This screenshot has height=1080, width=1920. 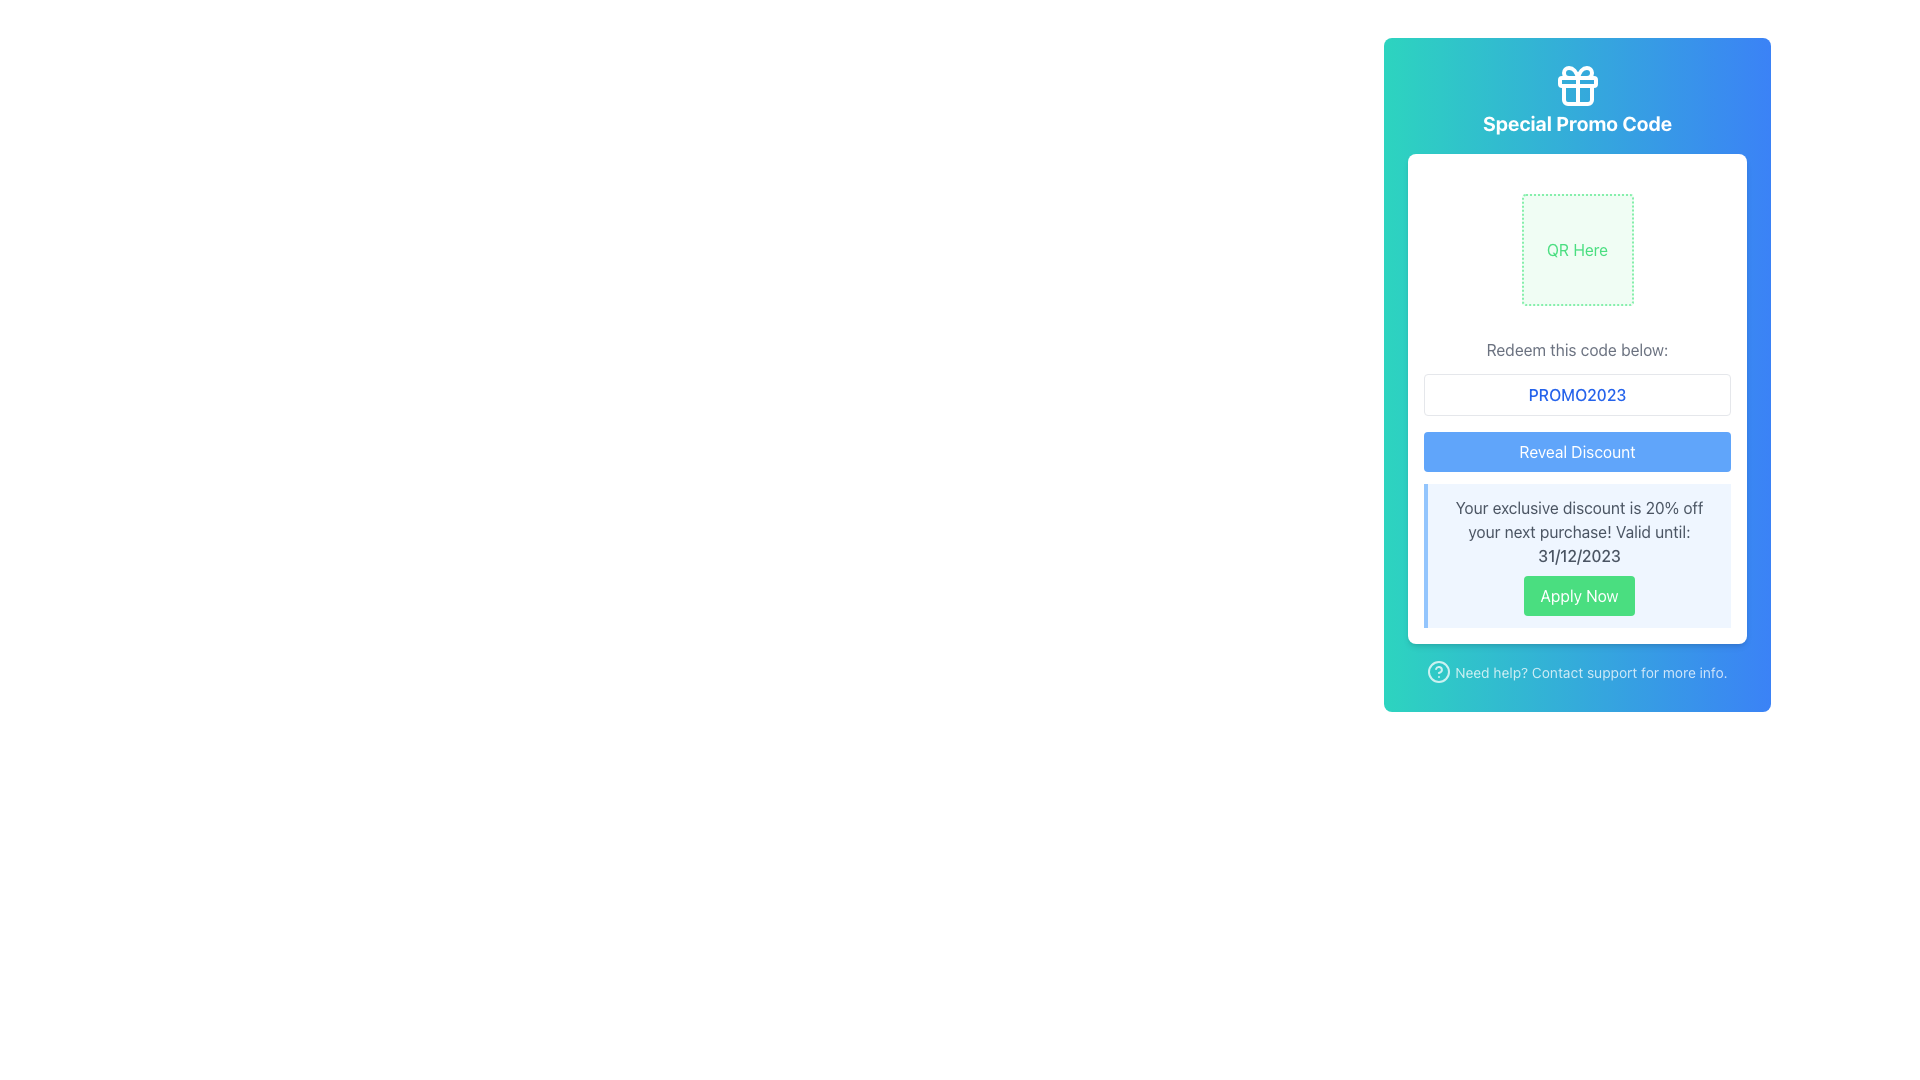 What do you see at coordinates (1576, 674) in the screenshot?
I see `the informational text 'Need help? Contact support for more info.' which is styled with small, light-colored text and located at the bottom-center of the promotional offer card` at bounding box center [1576, 674].